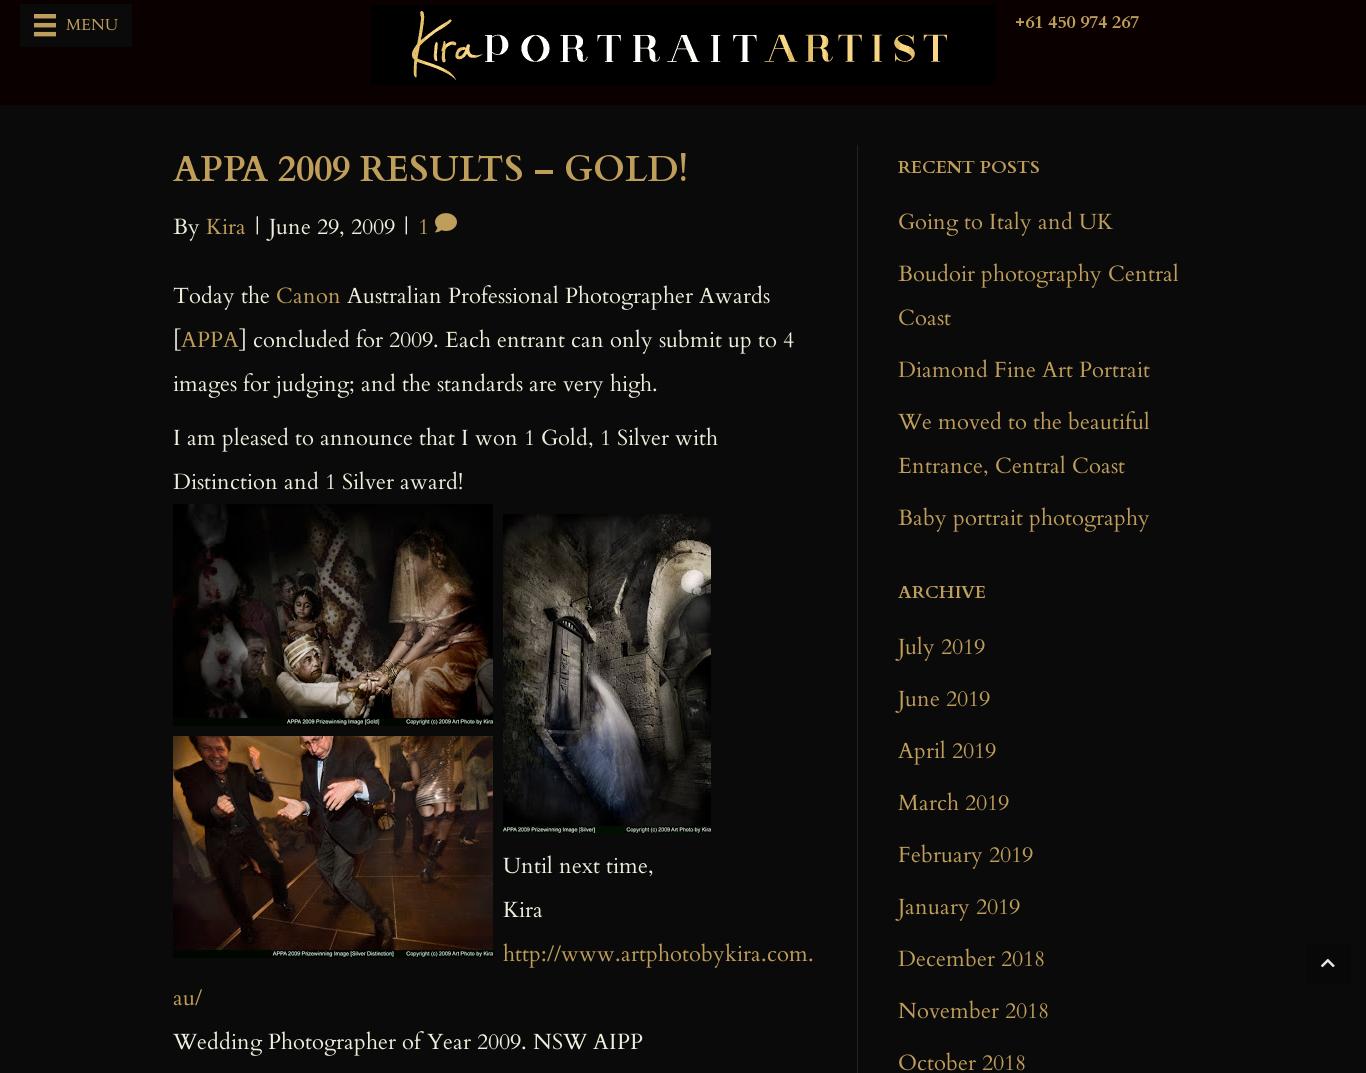  Describe the element at coordinates (1037, 295) in the screenshot. I see `'Boudoir photography Central Coast'` at that location.